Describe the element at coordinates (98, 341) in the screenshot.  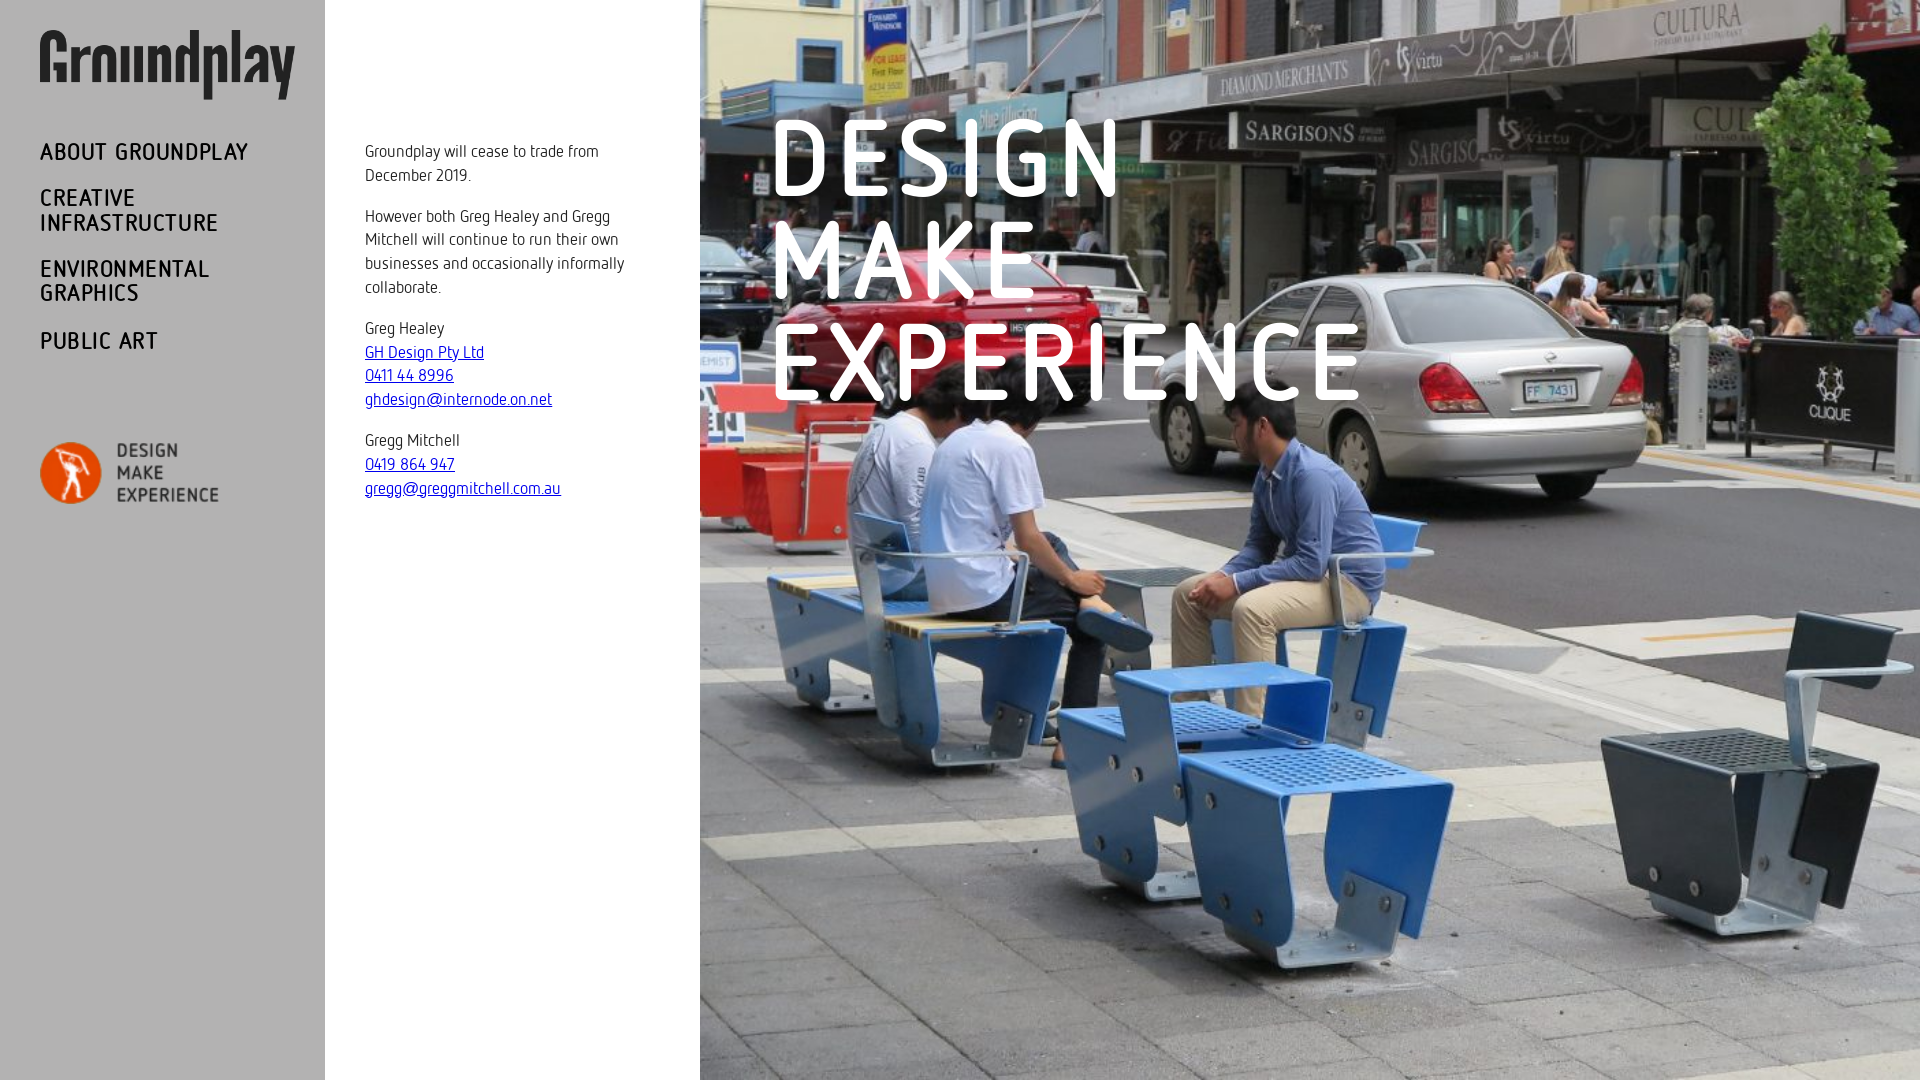
I see `'PUBLIC ART'` at that location.